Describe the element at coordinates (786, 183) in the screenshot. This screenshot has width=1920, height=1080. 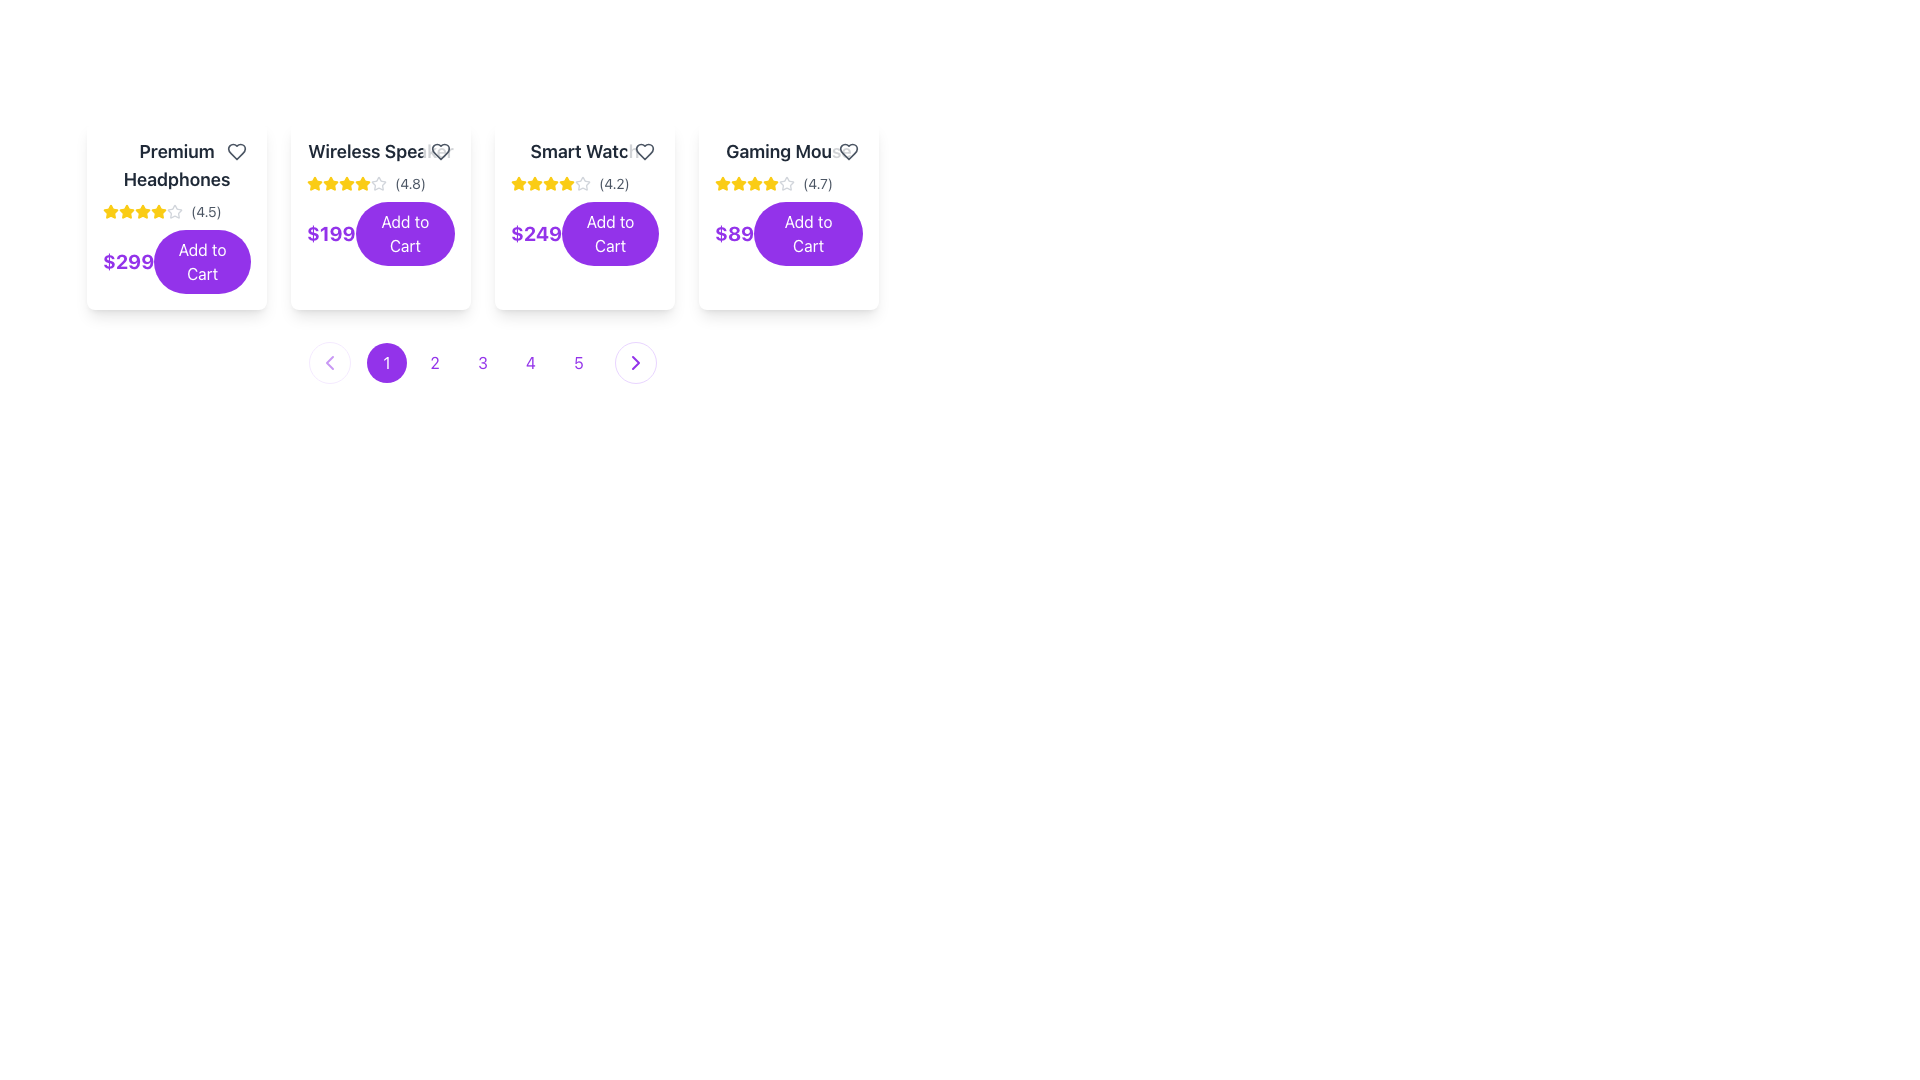
I see `the star icon representing a rating of 4.7 stars in the rating section of the 'Gaming Mouse' card` at that location.